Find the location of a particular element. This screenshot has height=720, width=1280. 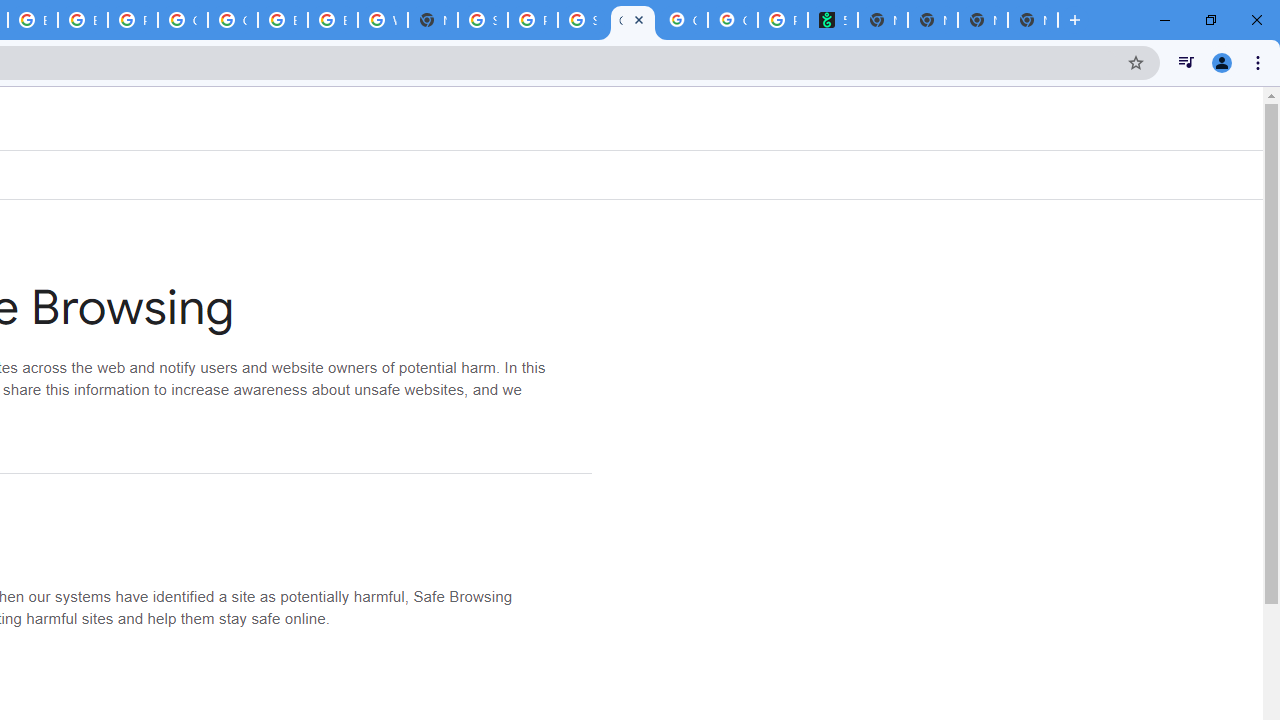

'Control your music, videos, and more' is located at coordinates (1185, 61).